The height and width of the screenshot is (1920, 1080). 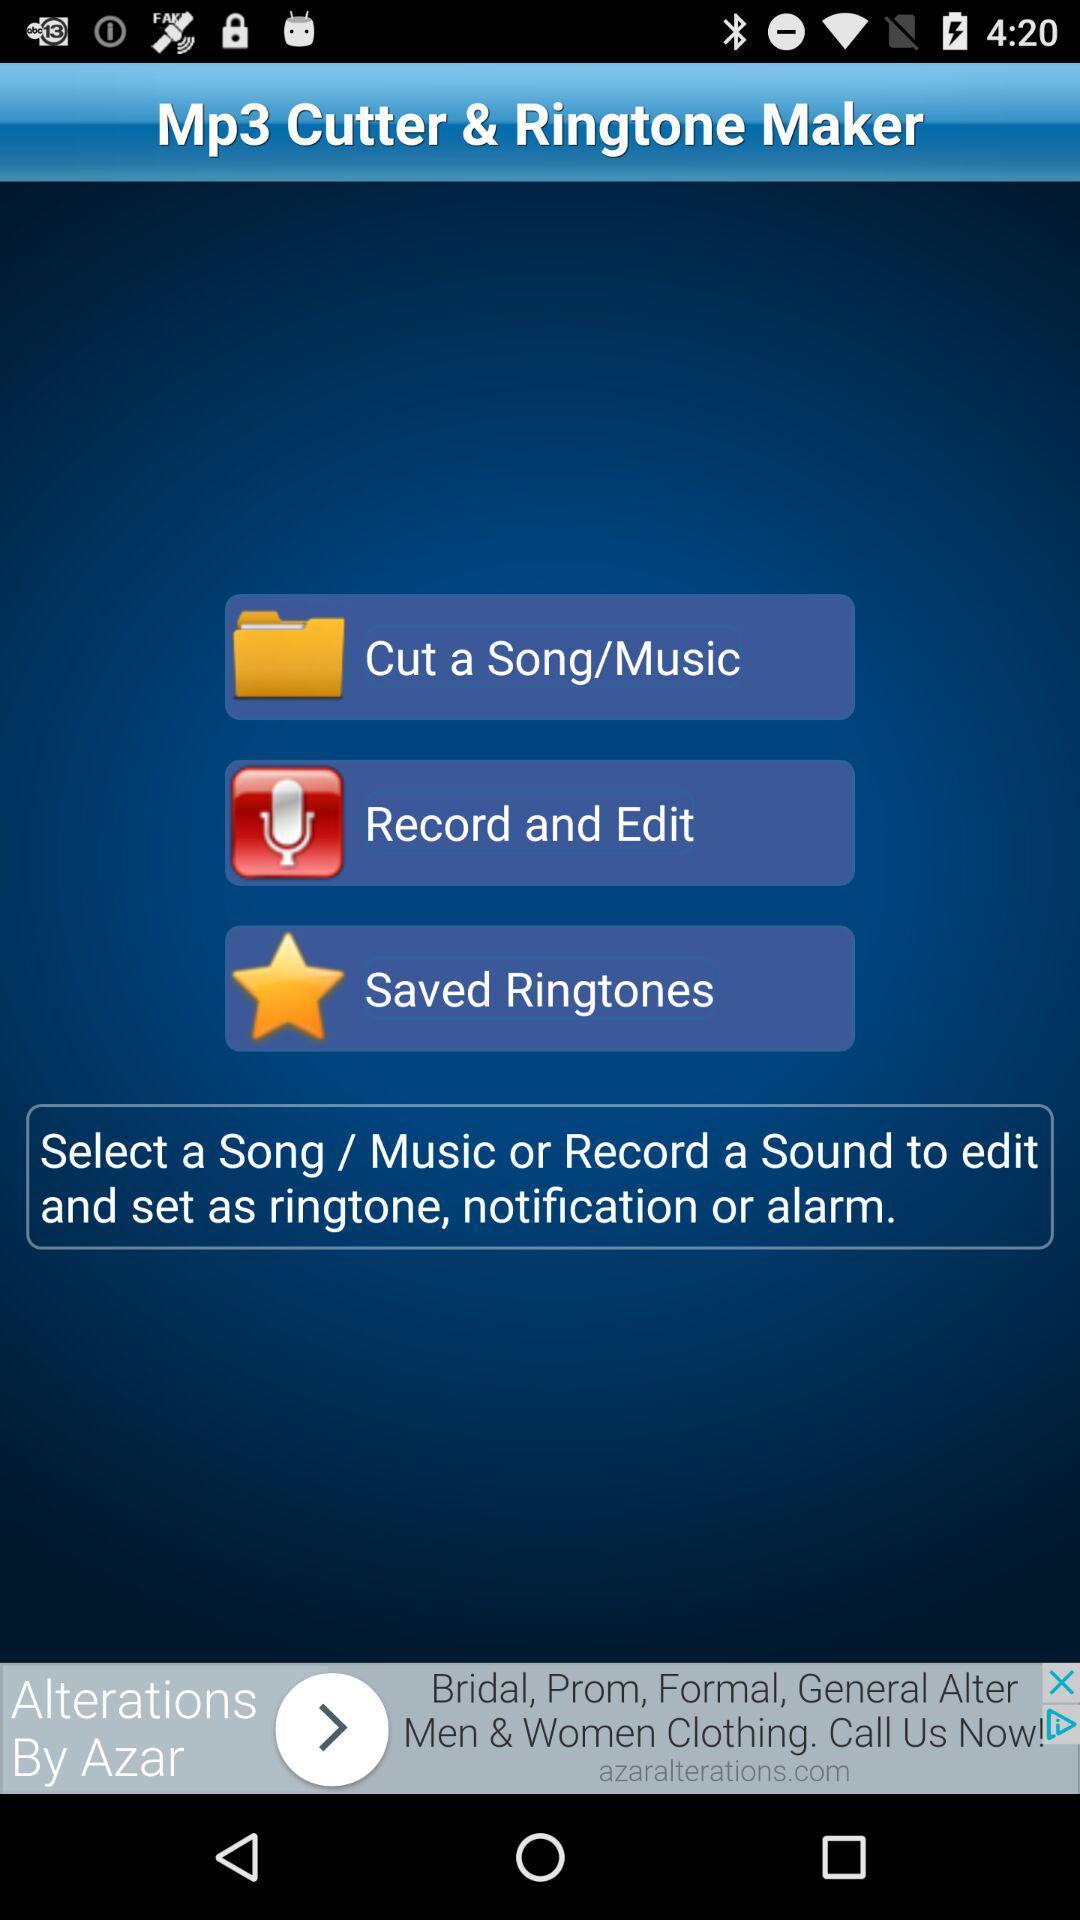 I want to click on saved ringtones, so click(x=288, y=988).